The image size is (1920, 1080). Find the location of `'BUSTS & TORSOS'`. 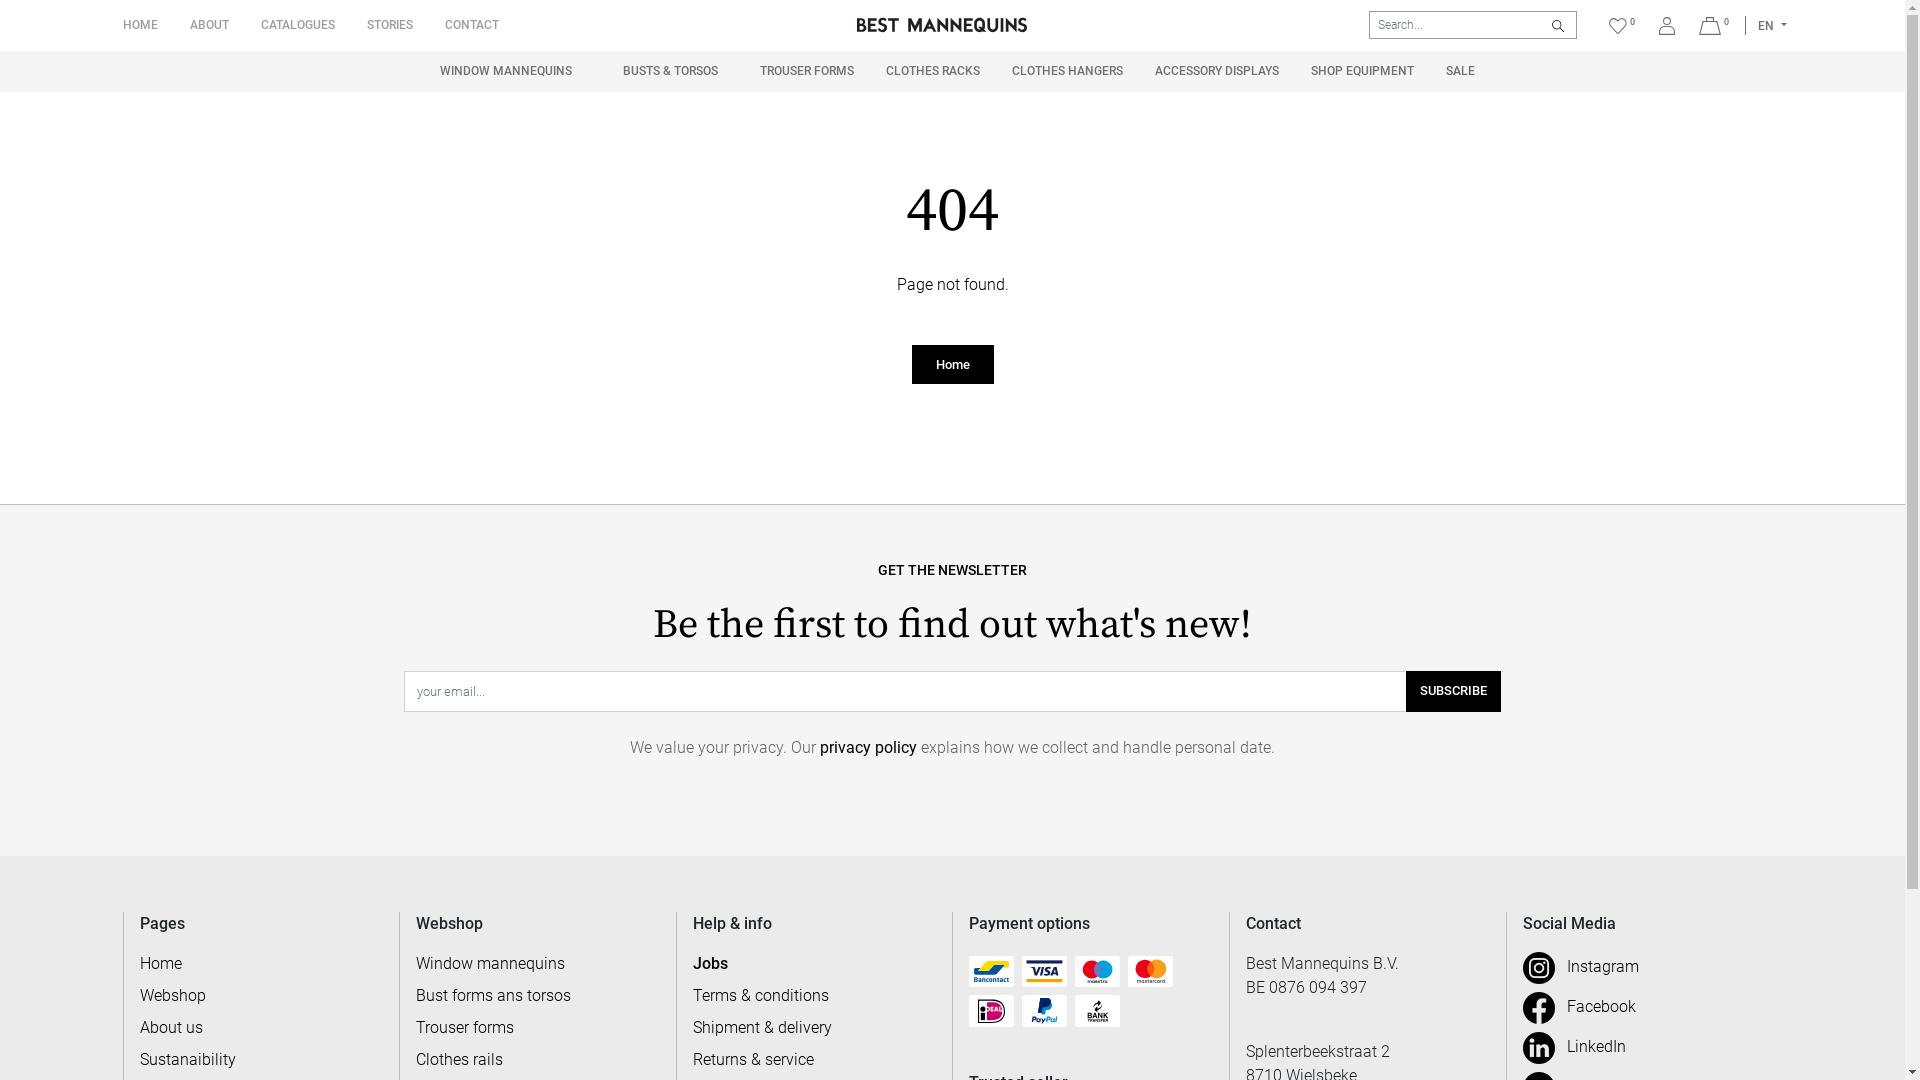

'BUSTS & TORSOS' is located at coordinates (670, 70).